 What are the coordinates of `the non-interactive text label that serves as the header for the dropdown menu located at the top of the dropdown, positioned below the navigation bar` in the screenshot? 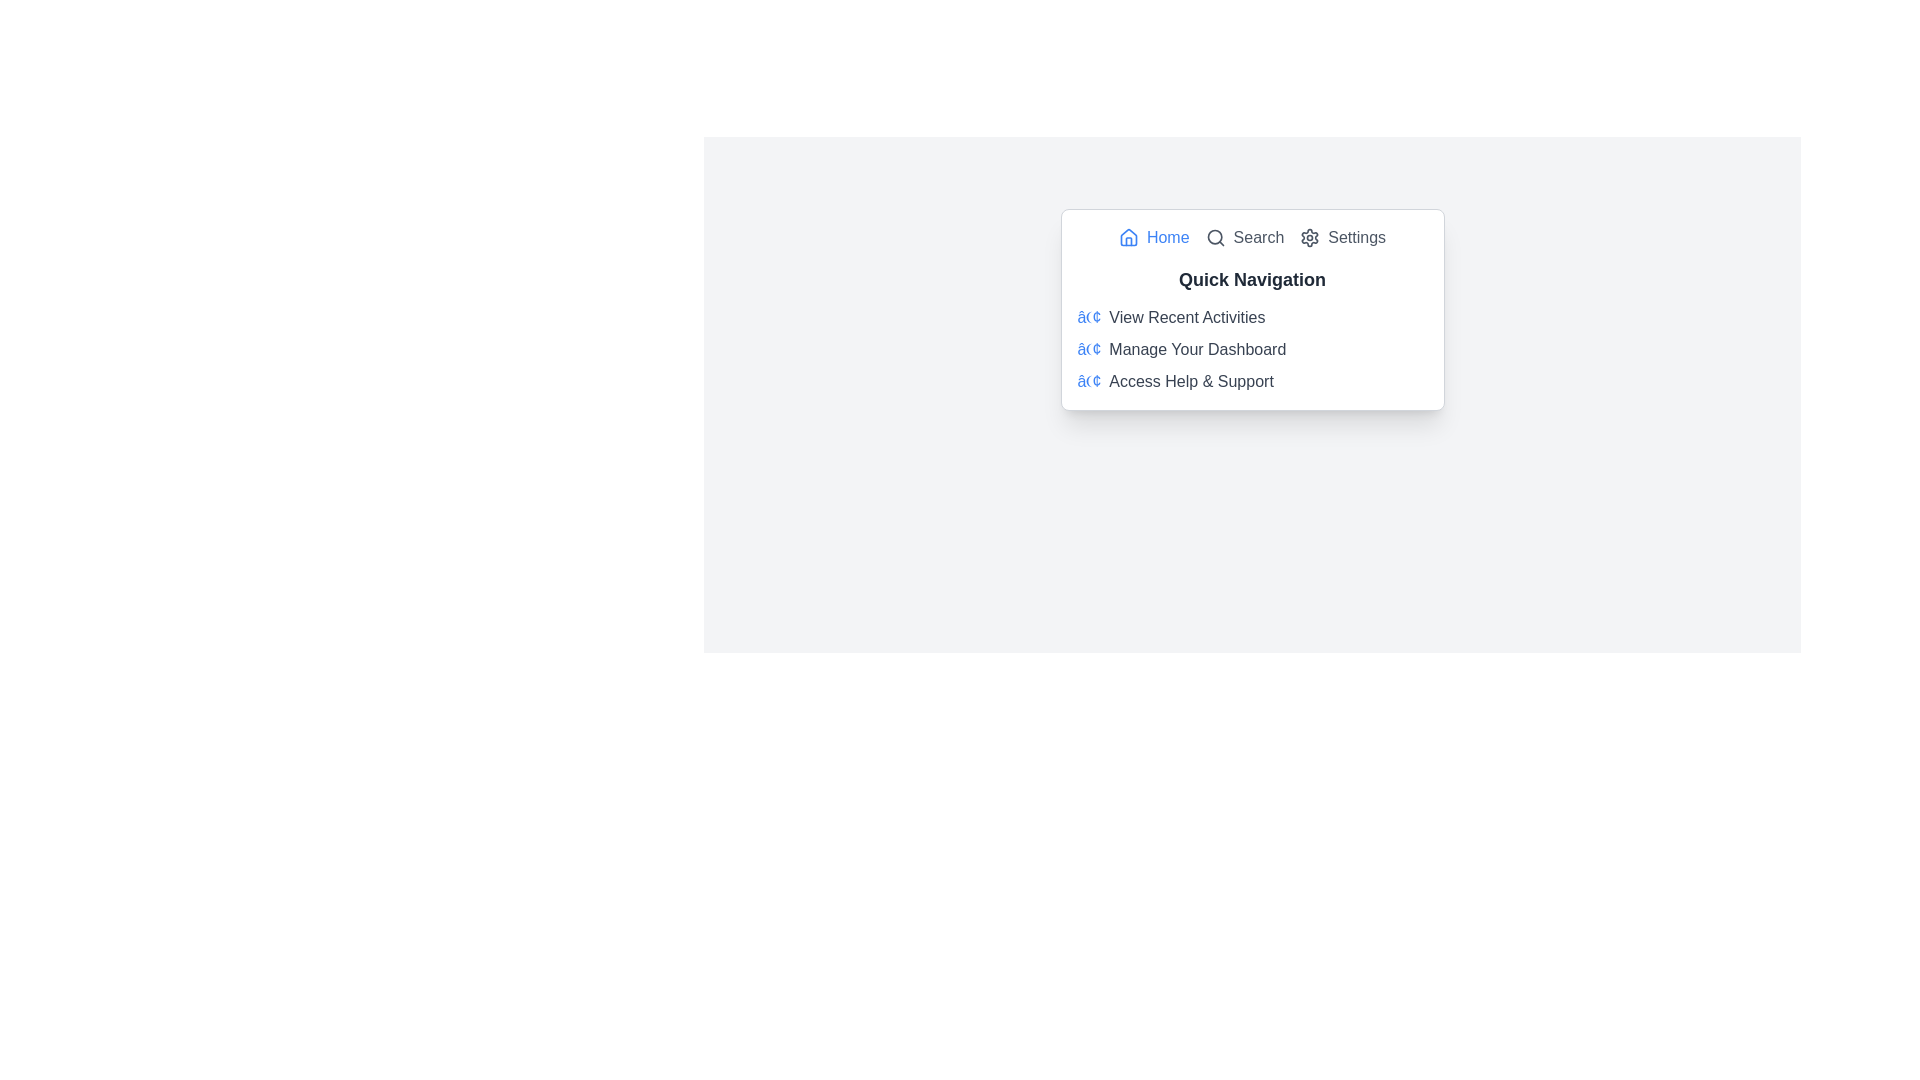 It's located at (1251, 280).